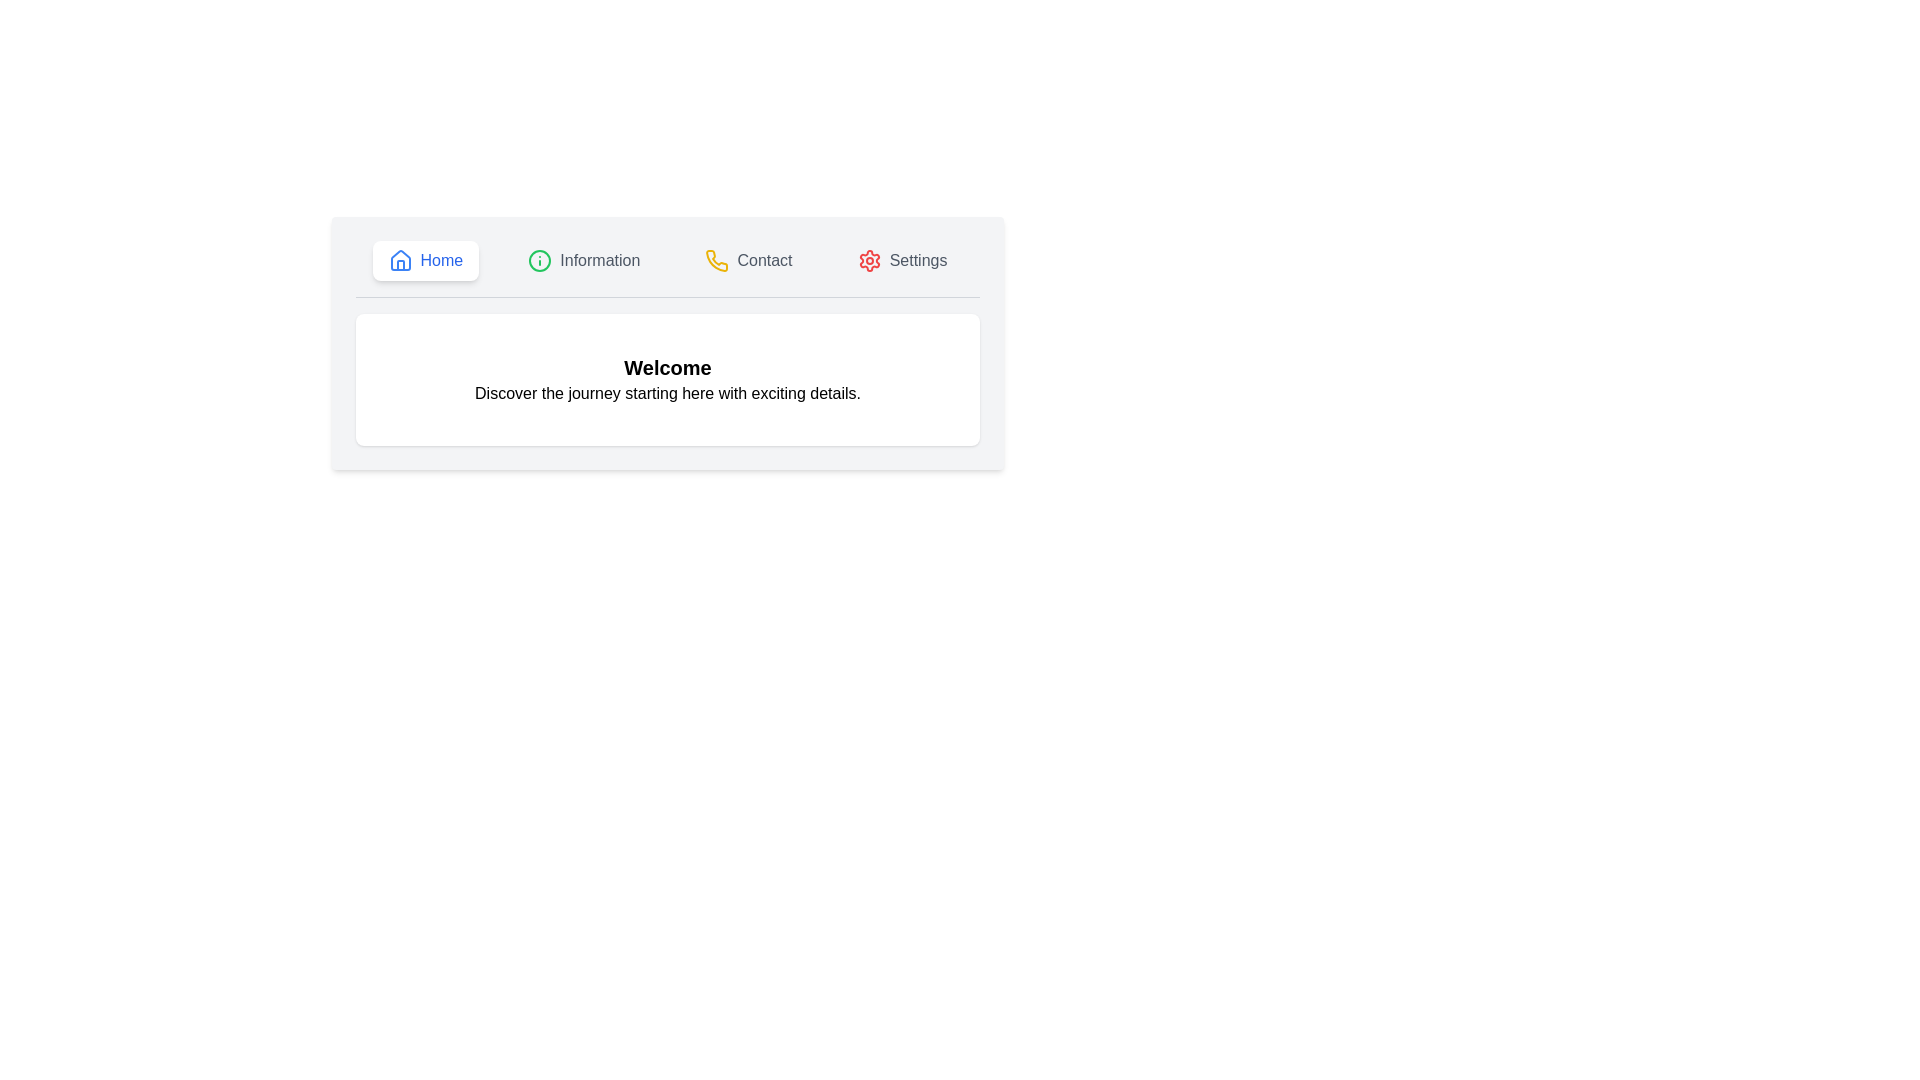  What do you see at coordinates (869, 260) in the screenshot?
I see `red gear symbol element located in the settings icon, which is the fourth item from the left in the top navigation bar` at bounding box center [869, 260].